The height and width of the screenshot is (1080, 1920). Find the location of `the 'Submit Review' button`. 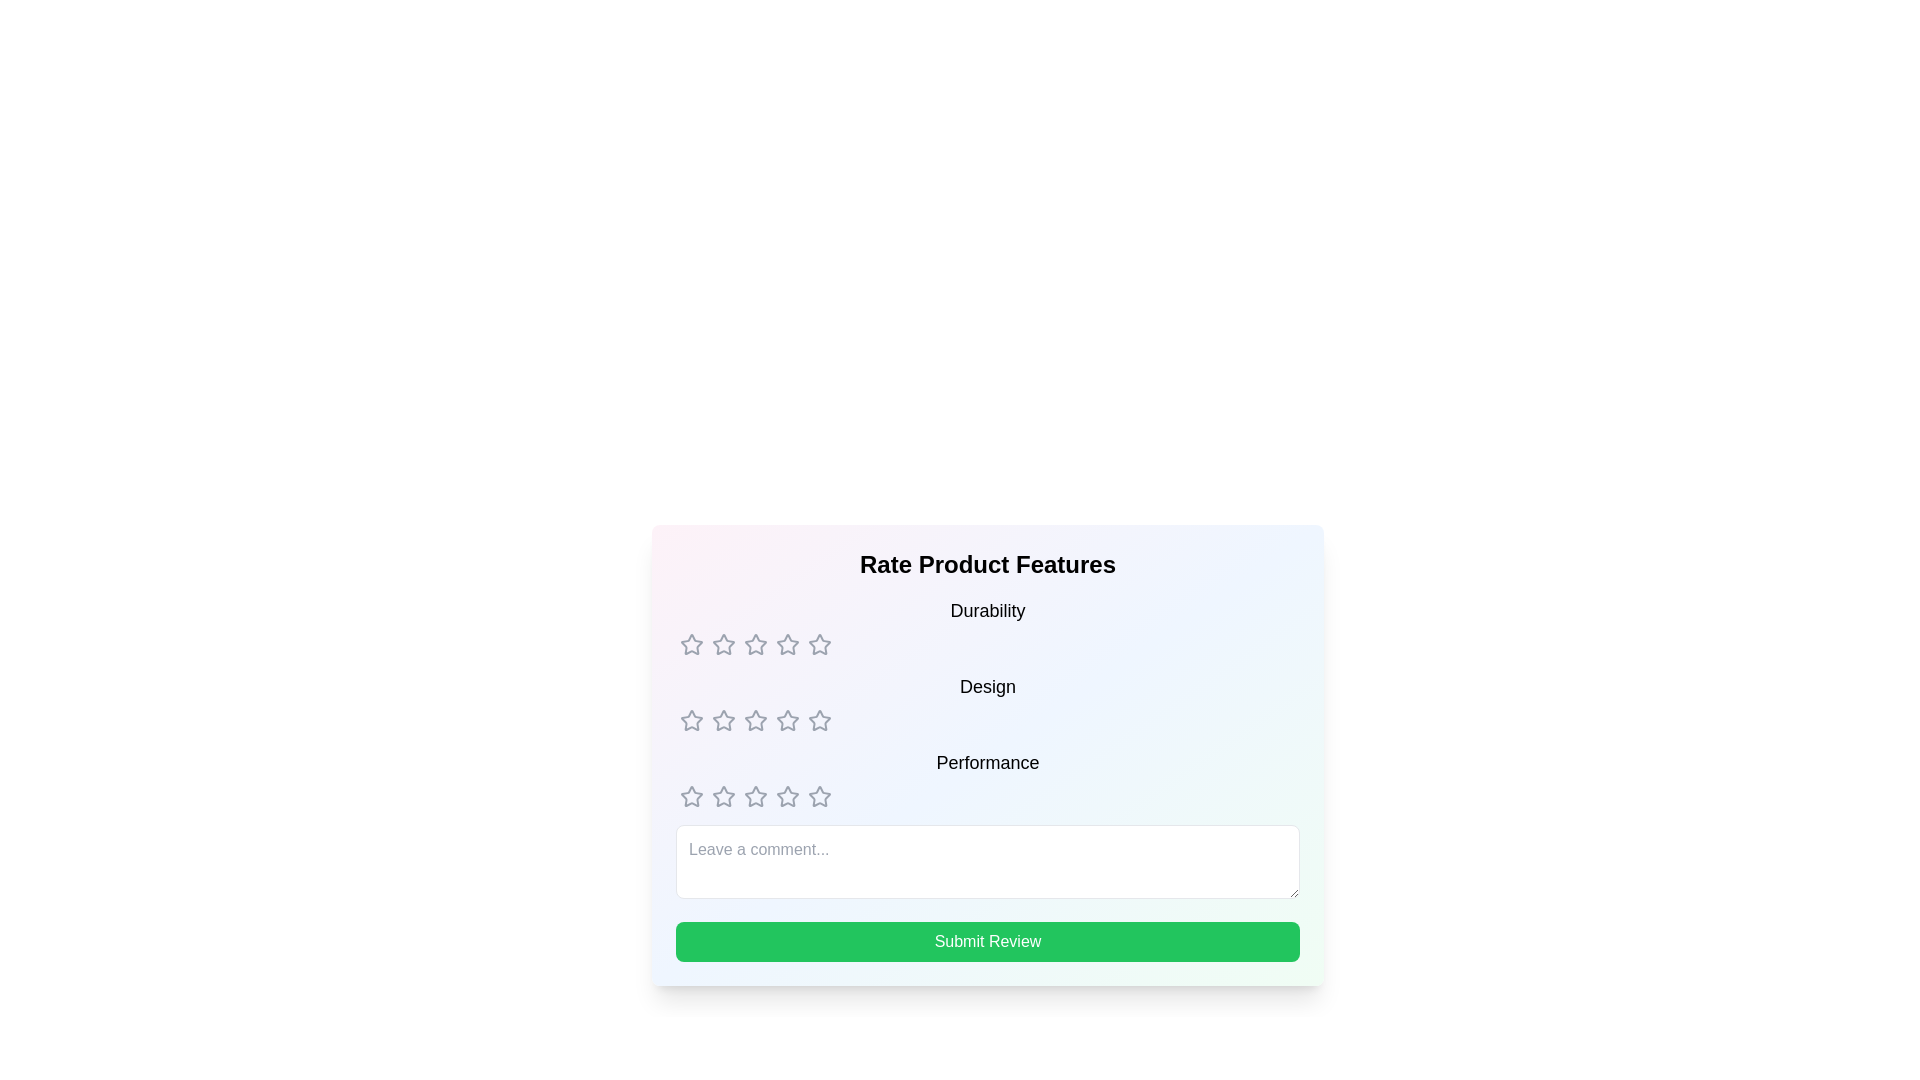

the 'Submit Review' button is located at coordinates (988, 941).